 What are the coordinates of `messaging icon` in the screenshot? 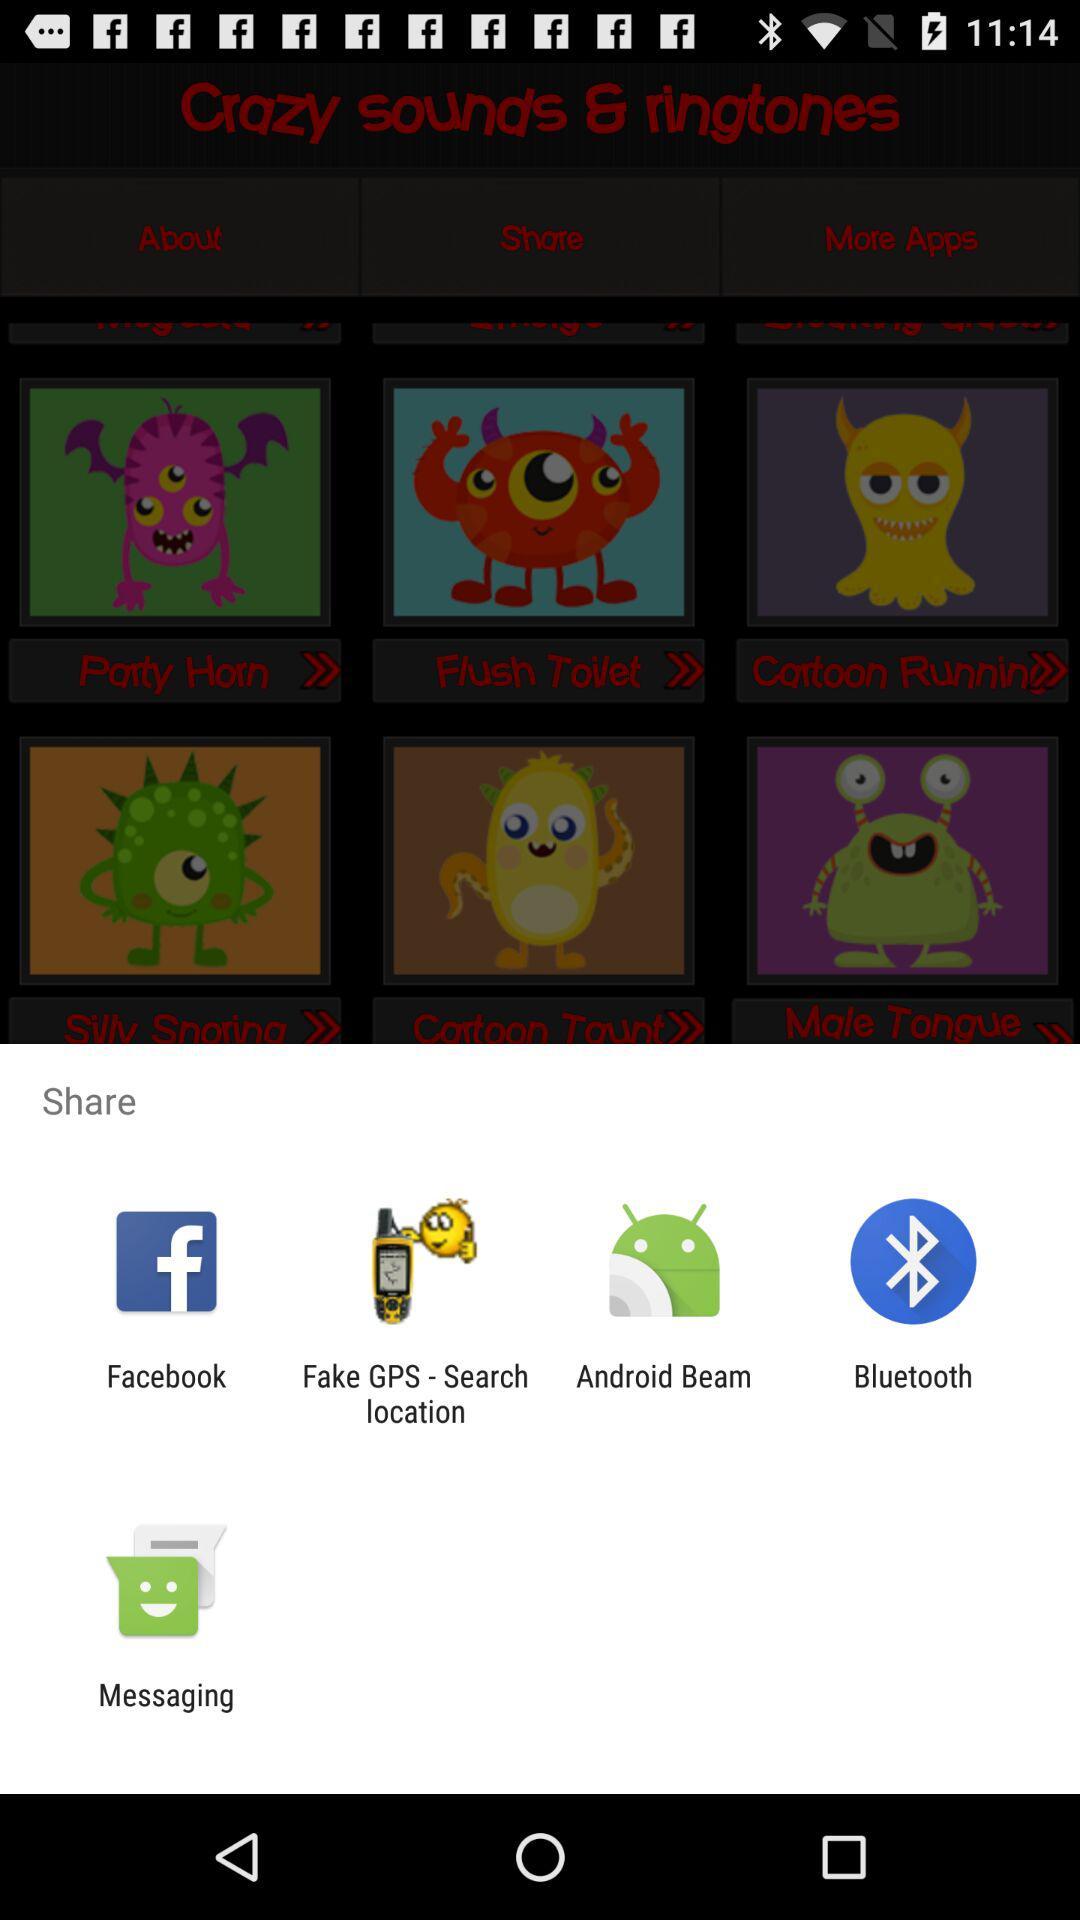 It's located at (165, 1711).